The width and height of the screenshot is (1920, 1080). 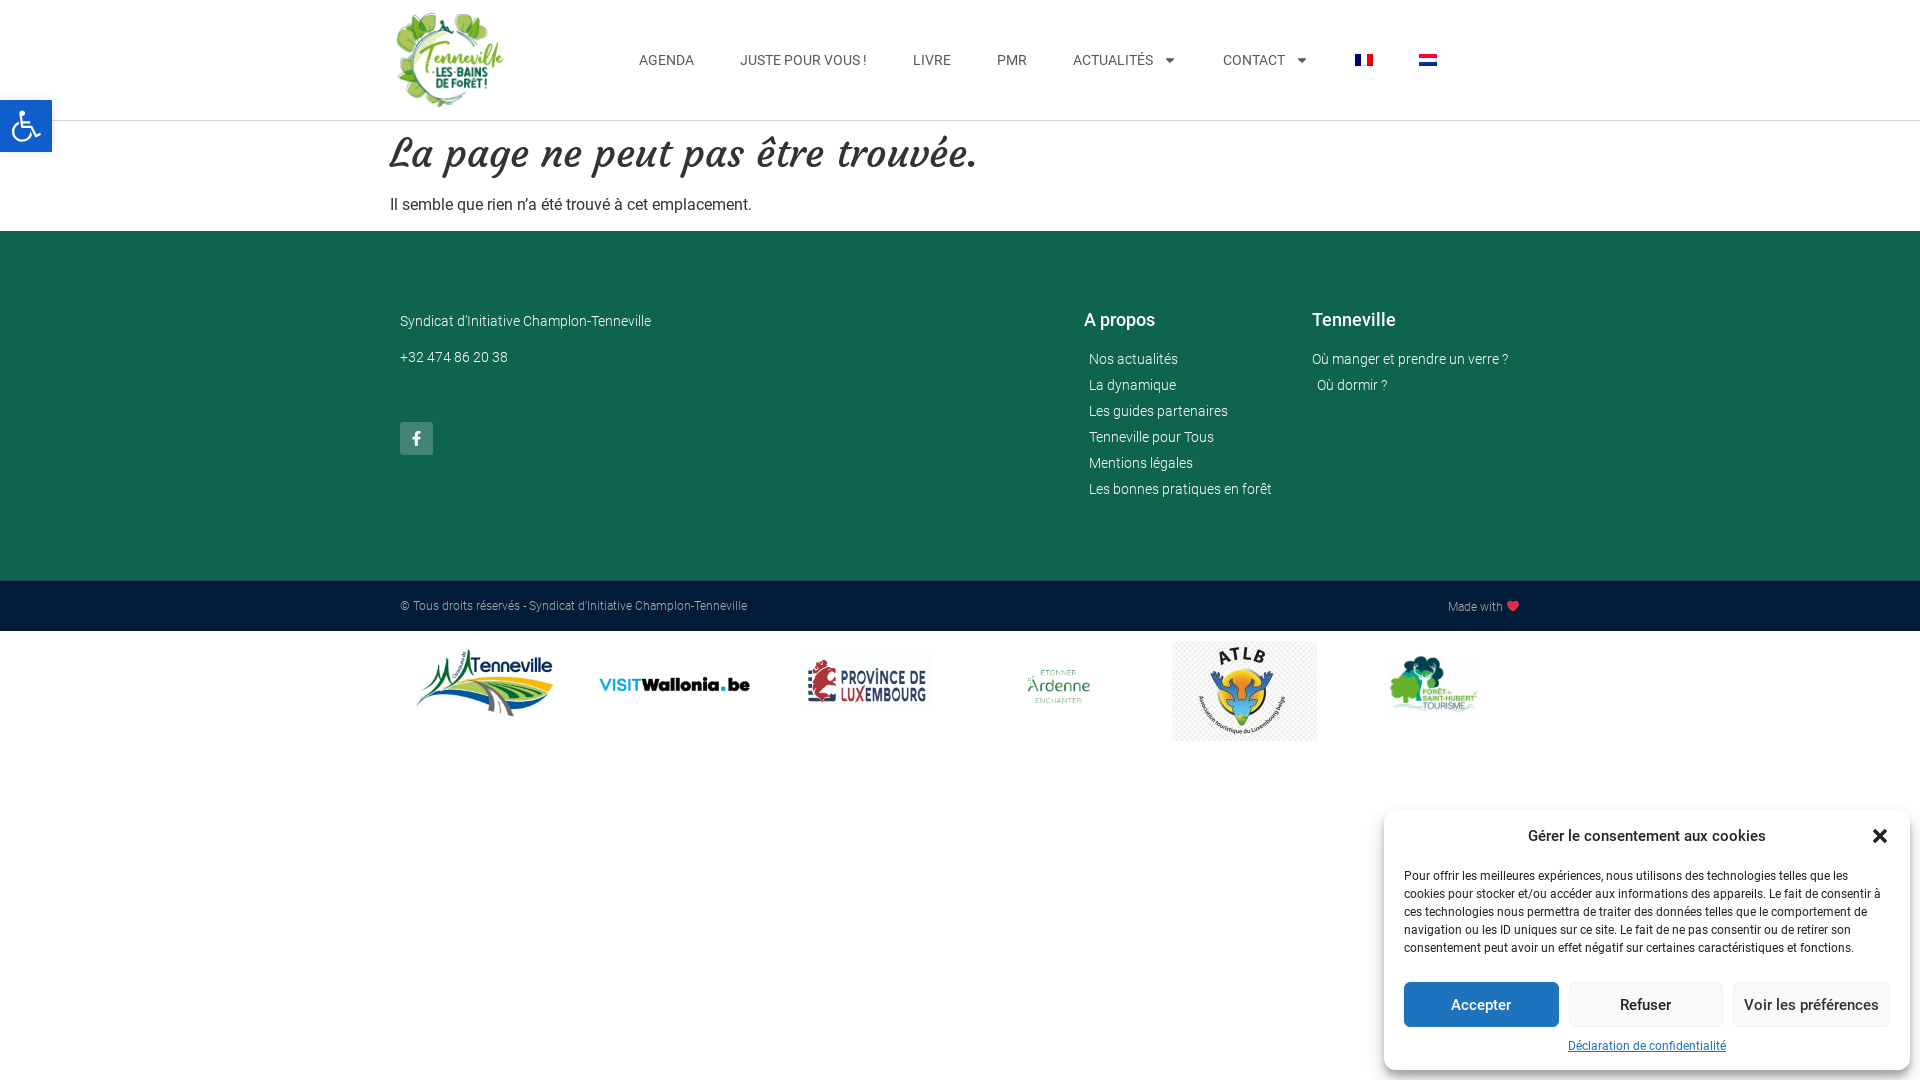 I want to click on 'JUSTE POUR VOUS !', so click(x=803, y=59).